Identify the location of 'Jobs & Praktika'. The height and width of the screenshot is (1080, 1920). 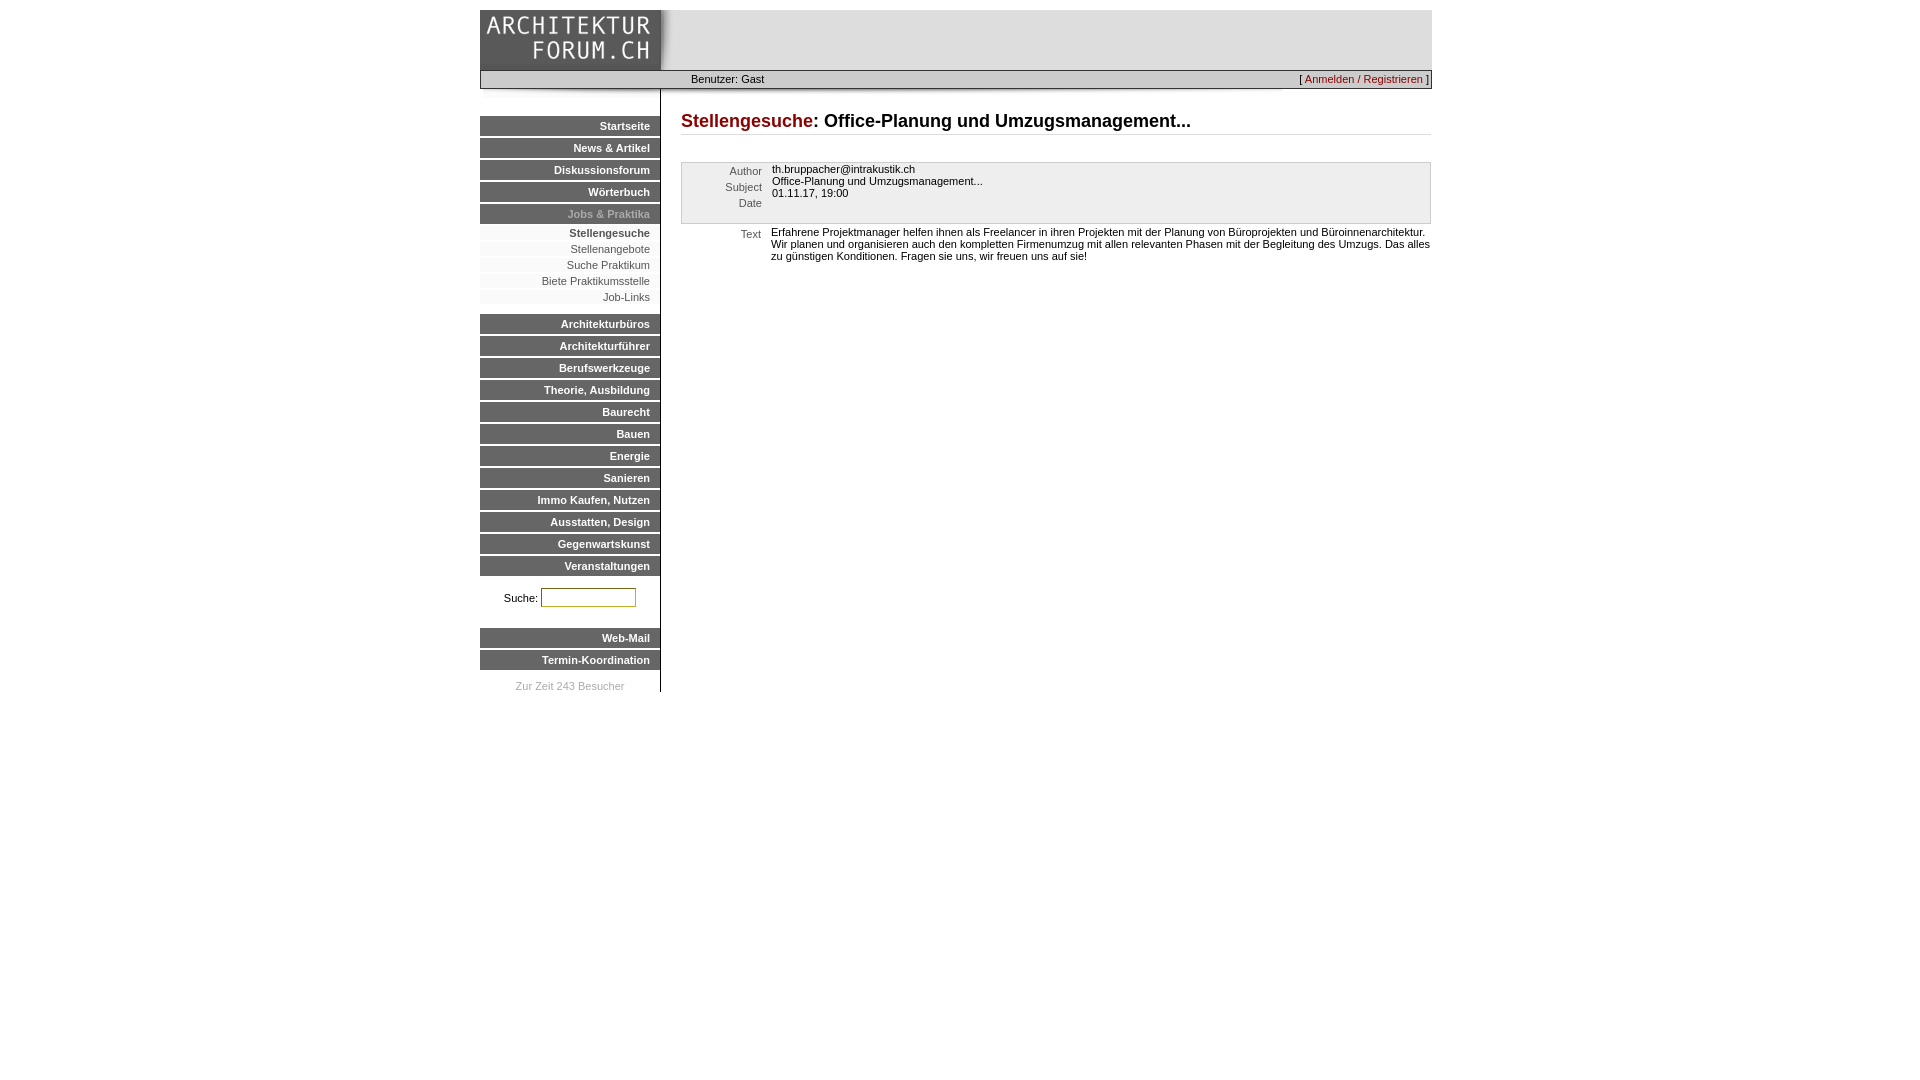
(569, 213).